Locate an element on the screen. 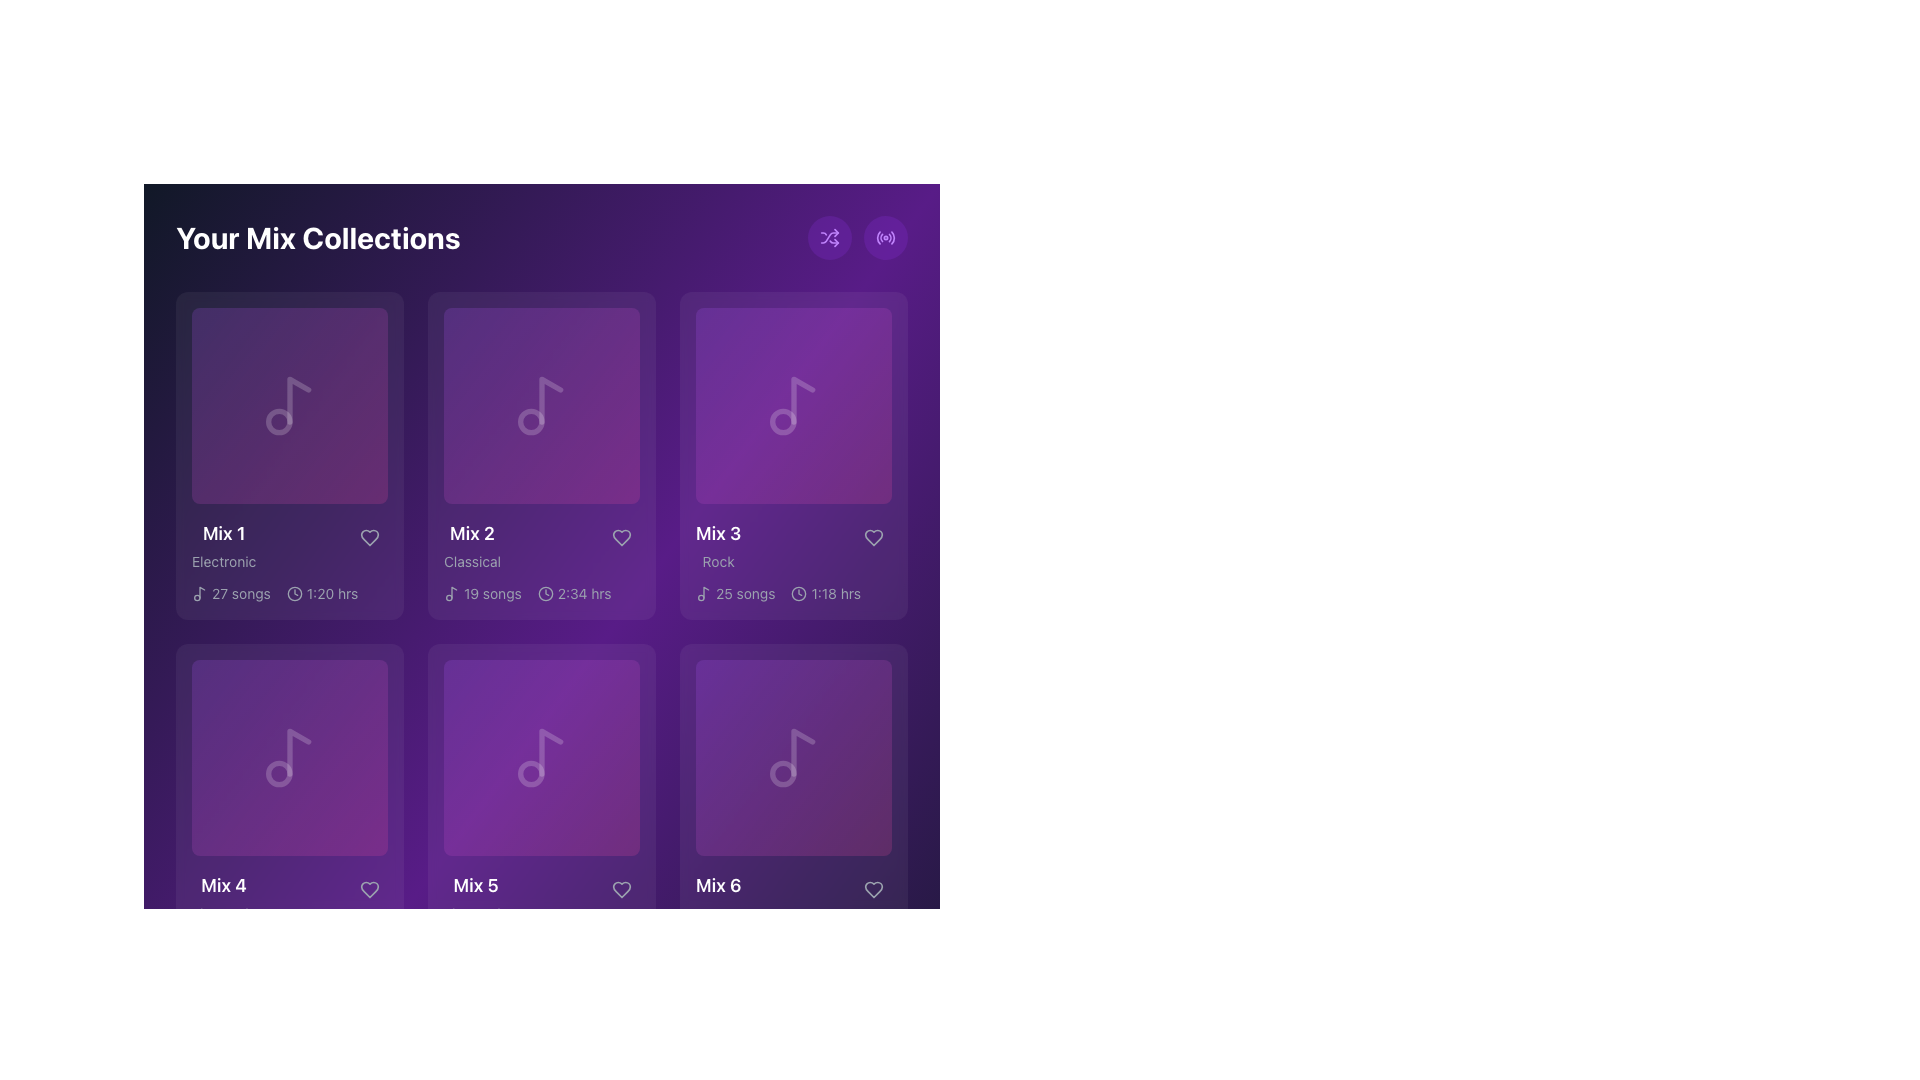 This screenshot has width=1920, height=1080. the heart icon located in the bottom-right corner of the 'Mix 4' card to mark the item as favorite is located at coordinates (369, 889).